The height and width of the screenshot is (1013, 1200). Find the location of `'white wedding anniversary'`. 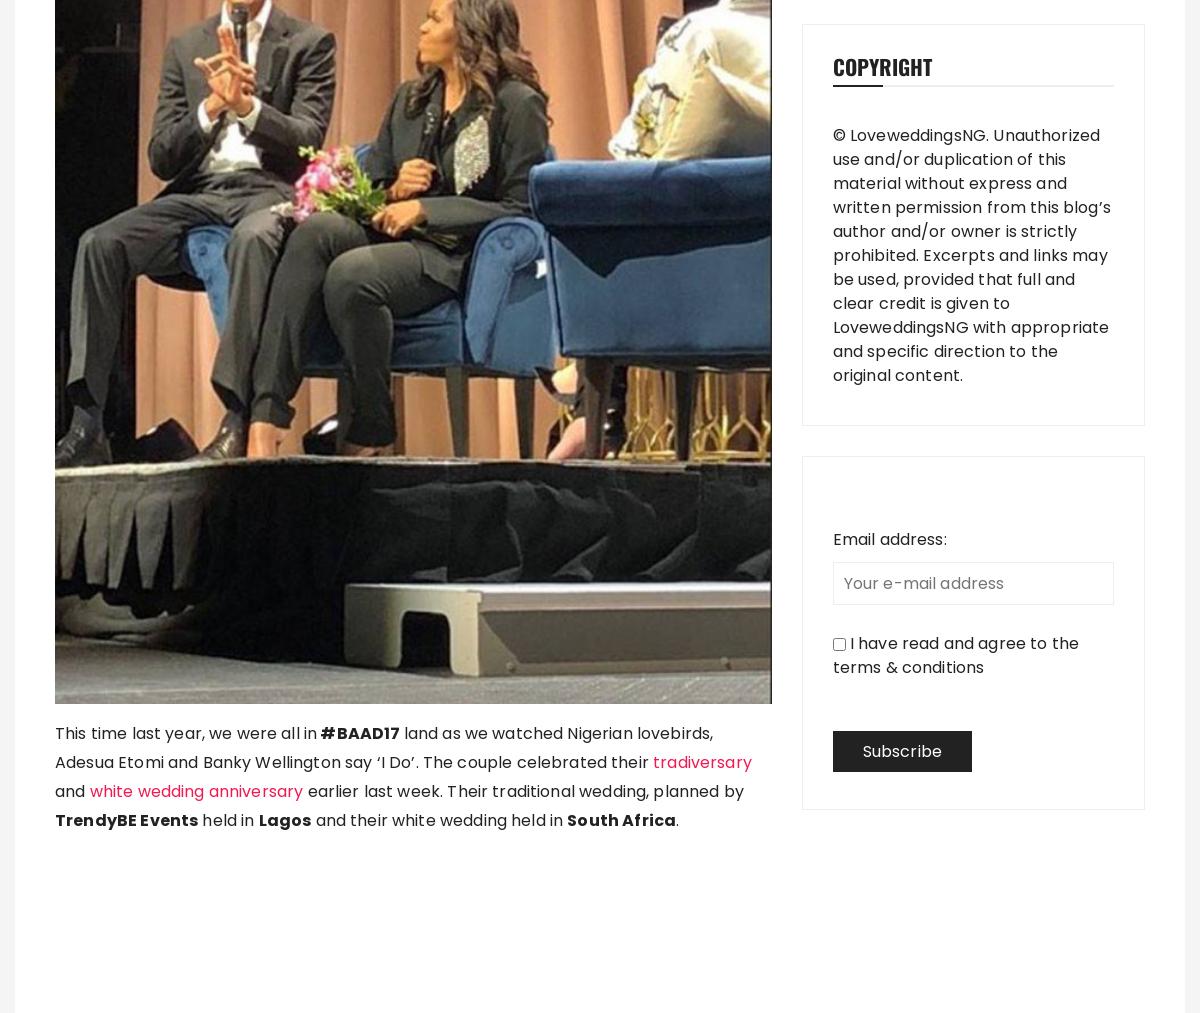

'white wedding anniversary' is located at coordinates (194, 790).